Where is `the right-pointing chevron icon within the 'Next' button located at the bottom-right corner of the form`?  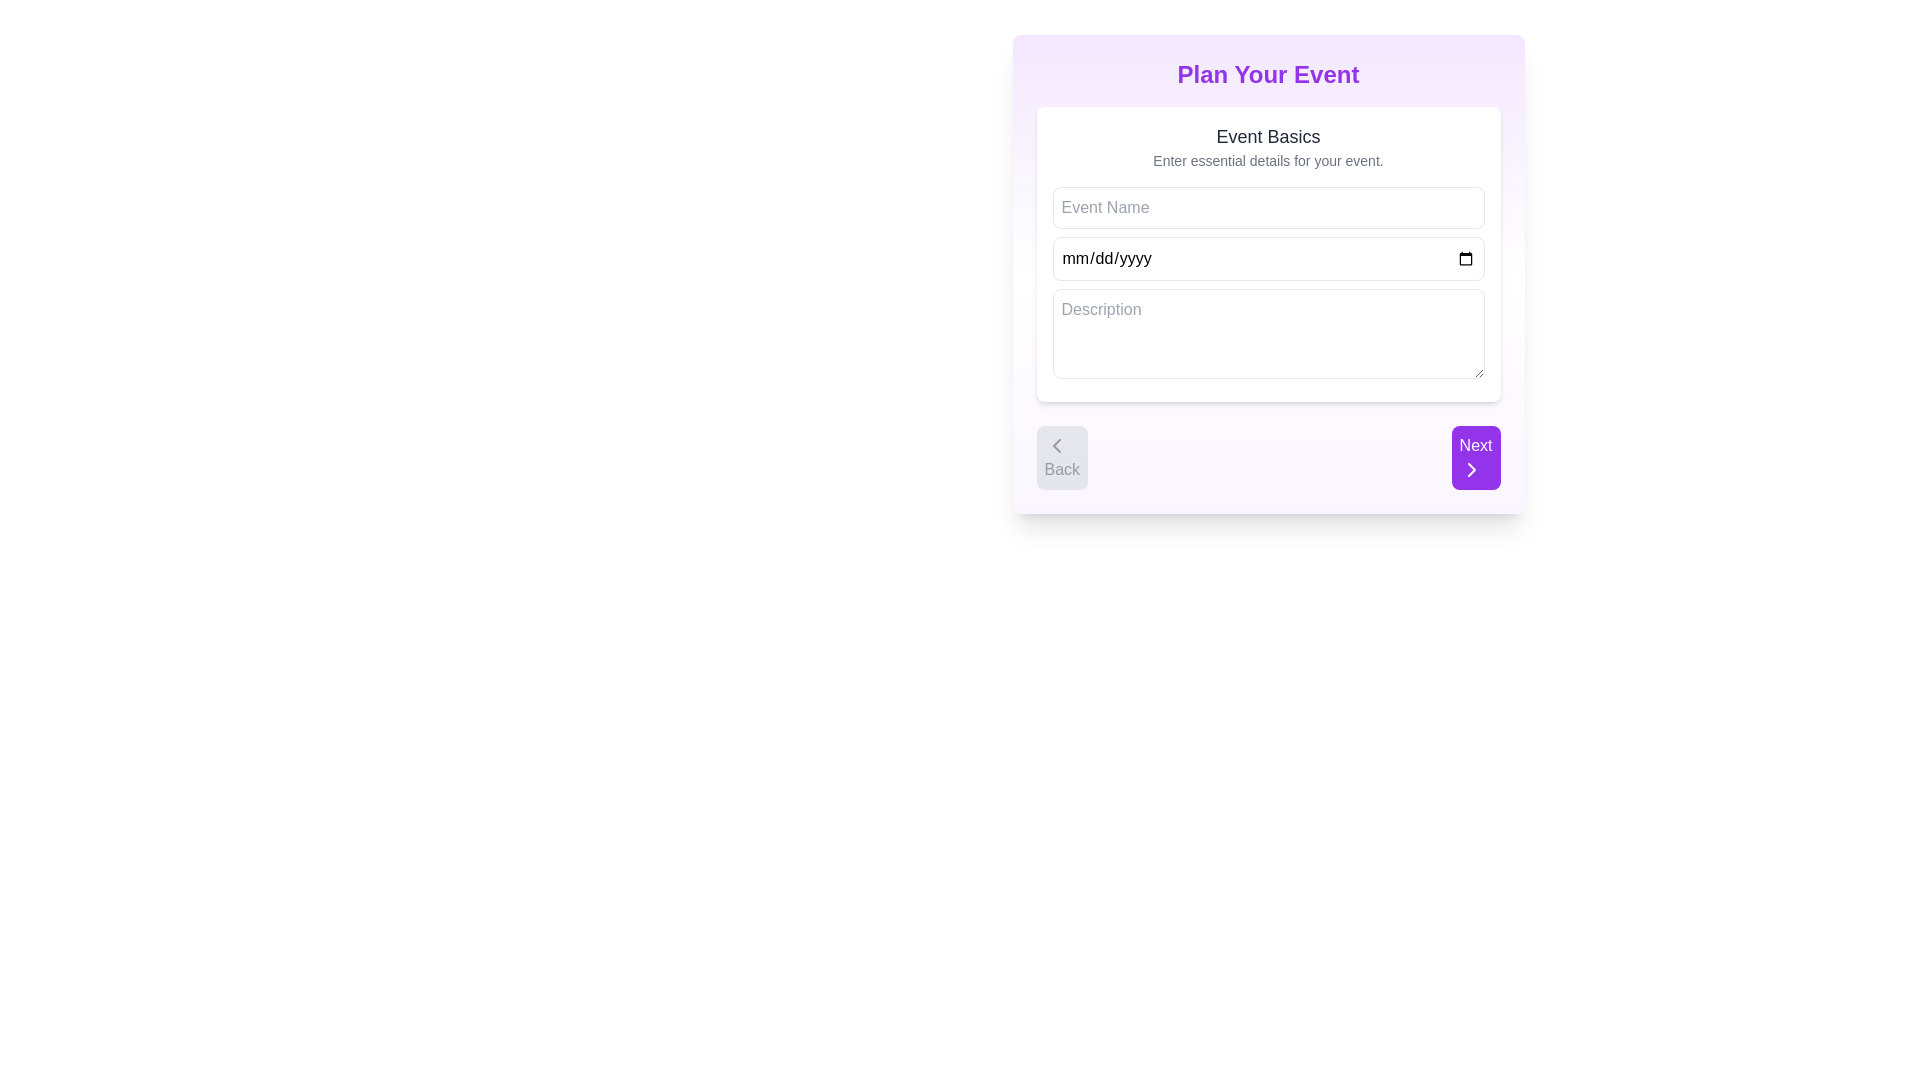 the right-pointing chevron icon within the 'Next' button located at the bottom-right corner of the form is located at coordinates (1471, 470).